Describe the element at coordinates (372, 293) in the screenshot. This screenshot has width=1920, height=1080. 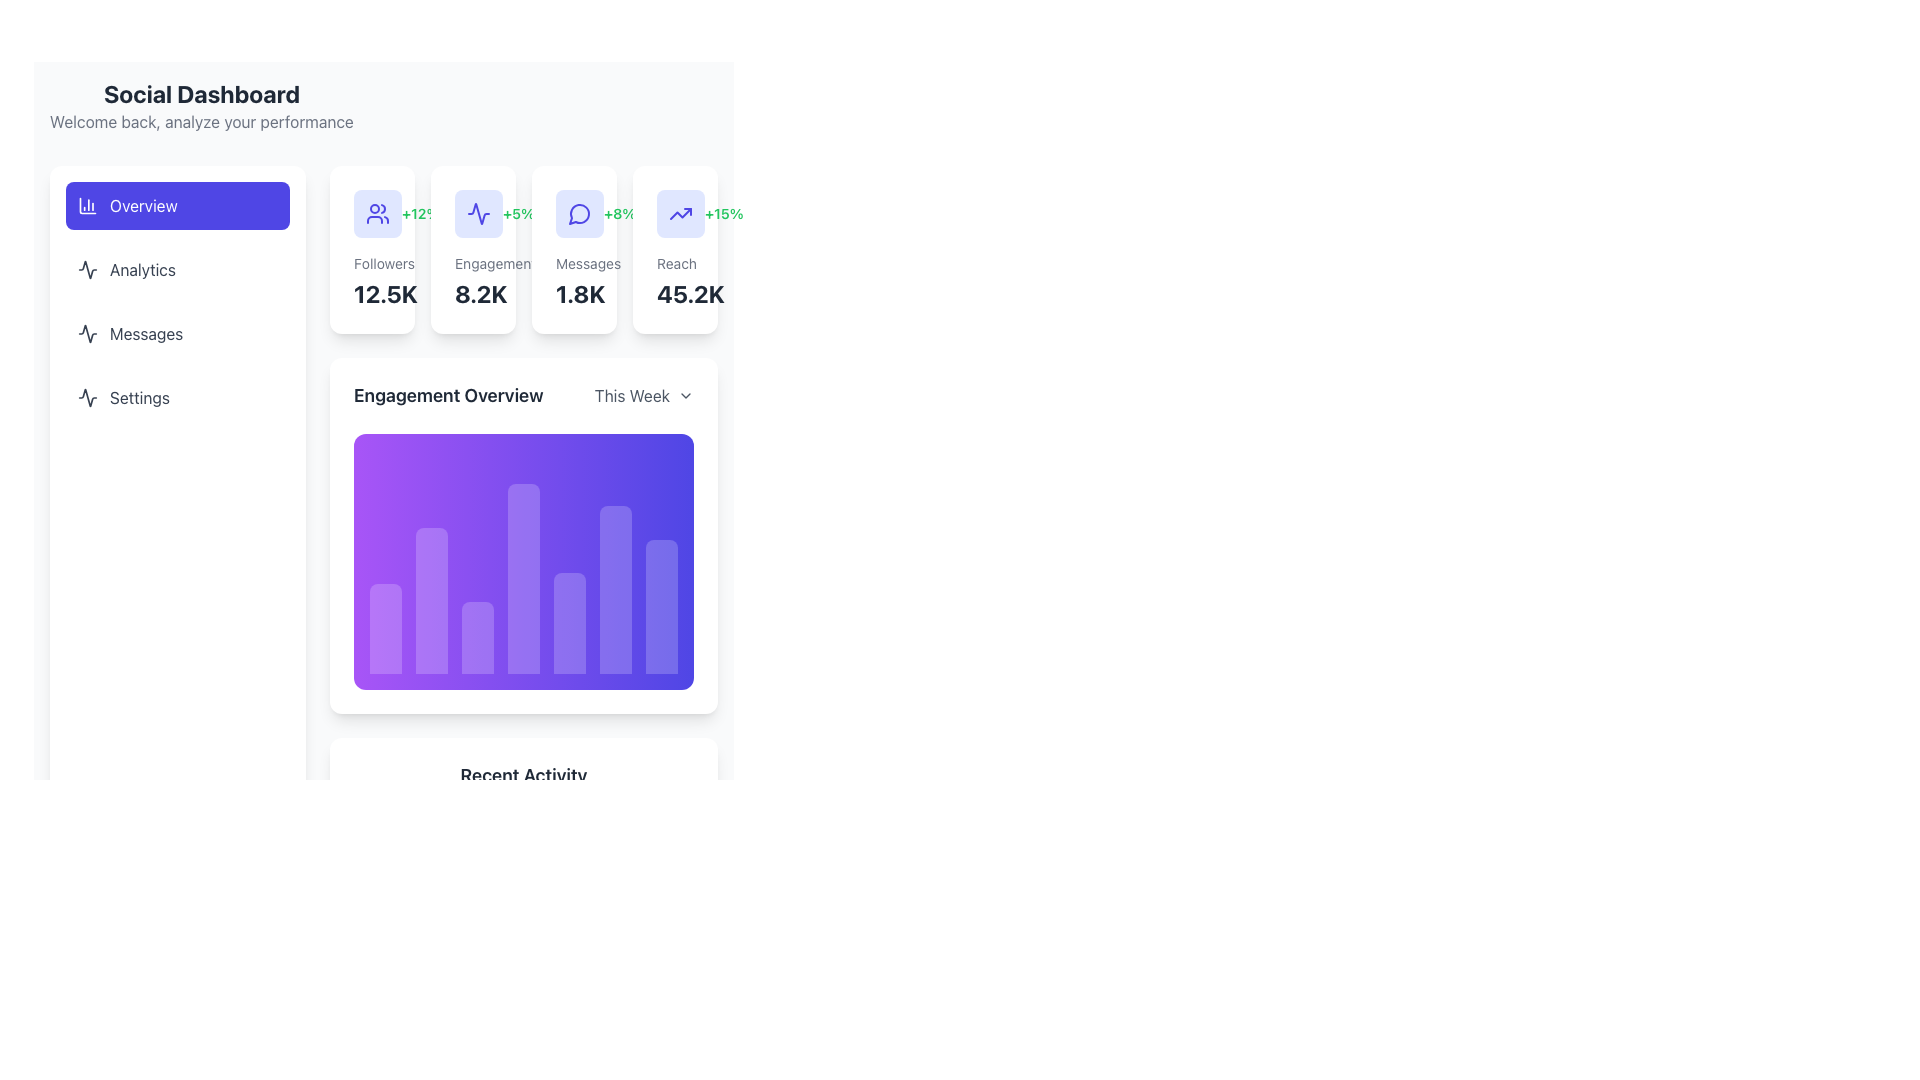
I see `the value displayed as '12.5K' in bold dark gray text located at the lower section of the leftmost card within the dashboard interface` at that location.